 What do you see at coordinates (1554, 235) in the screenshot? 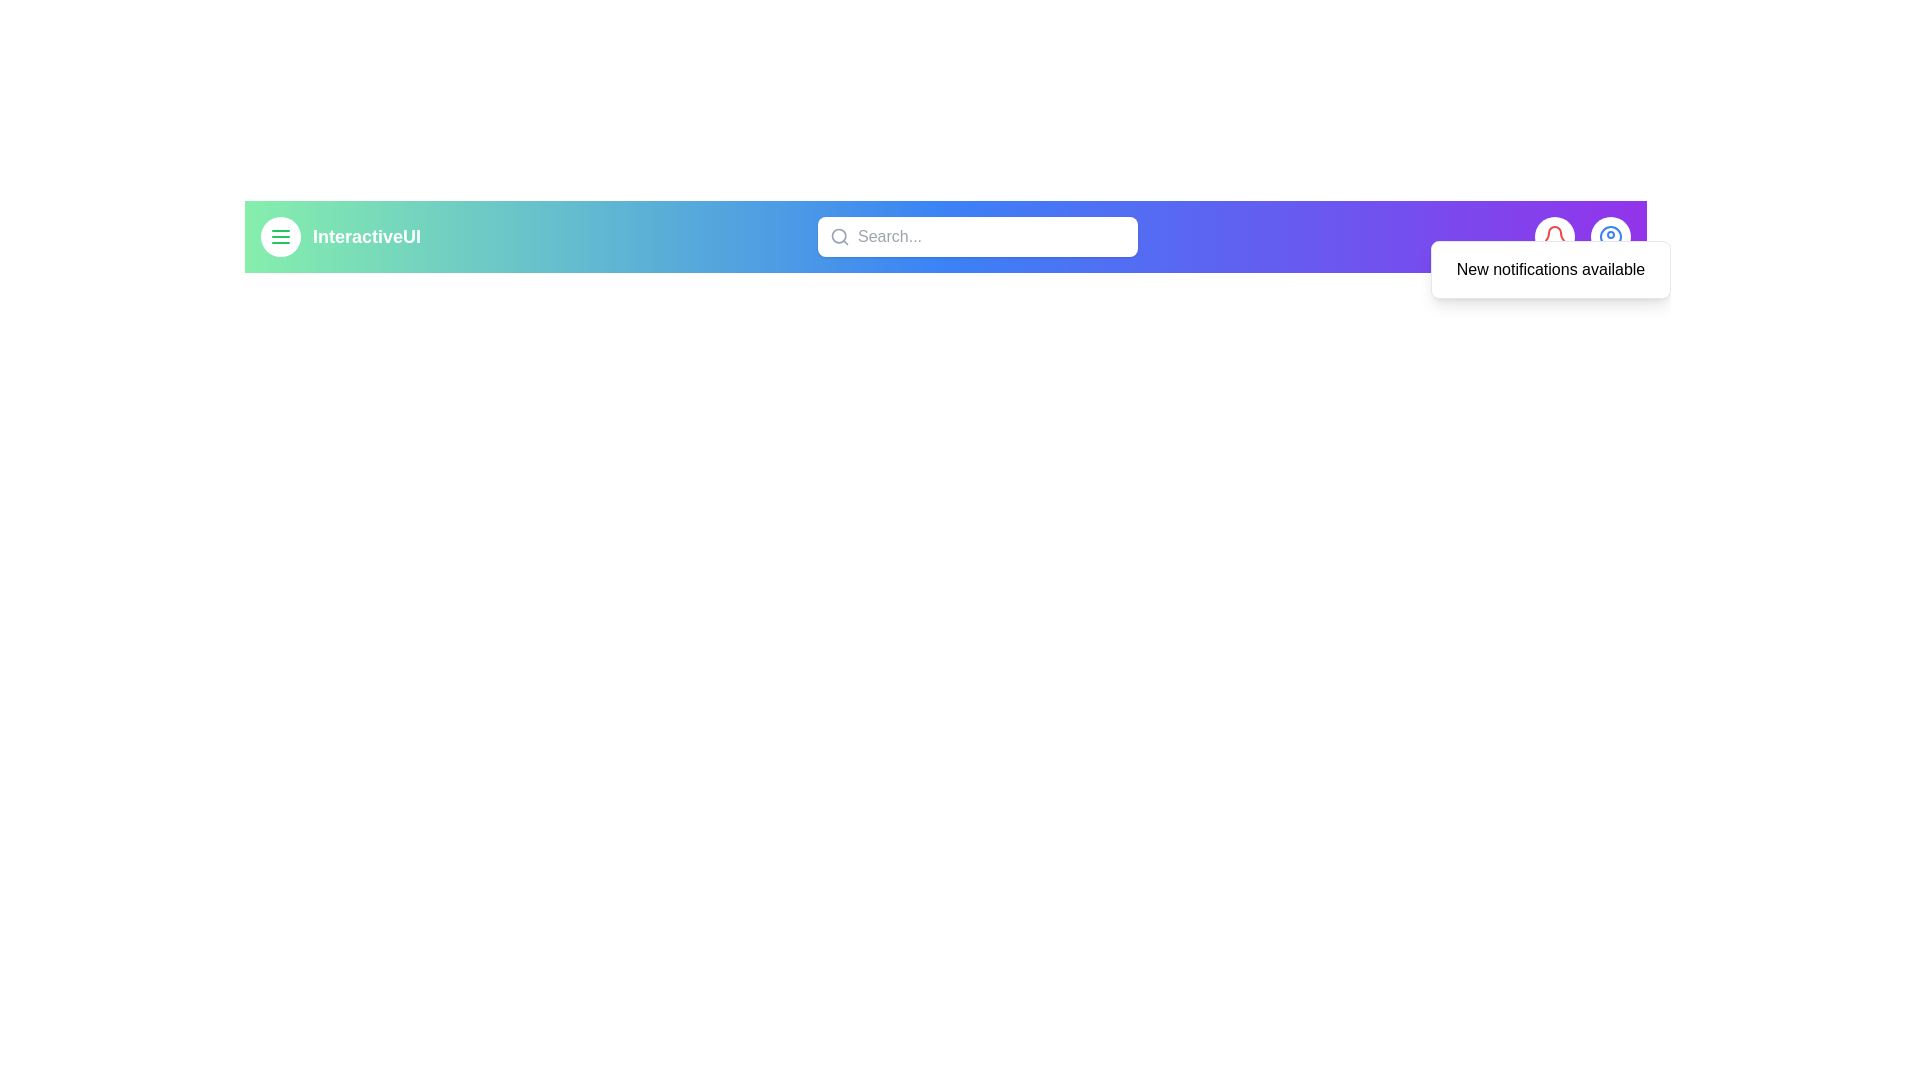
I see `the bell icon to toggle the visibility of notifications` at bounding box center [1554, 235].